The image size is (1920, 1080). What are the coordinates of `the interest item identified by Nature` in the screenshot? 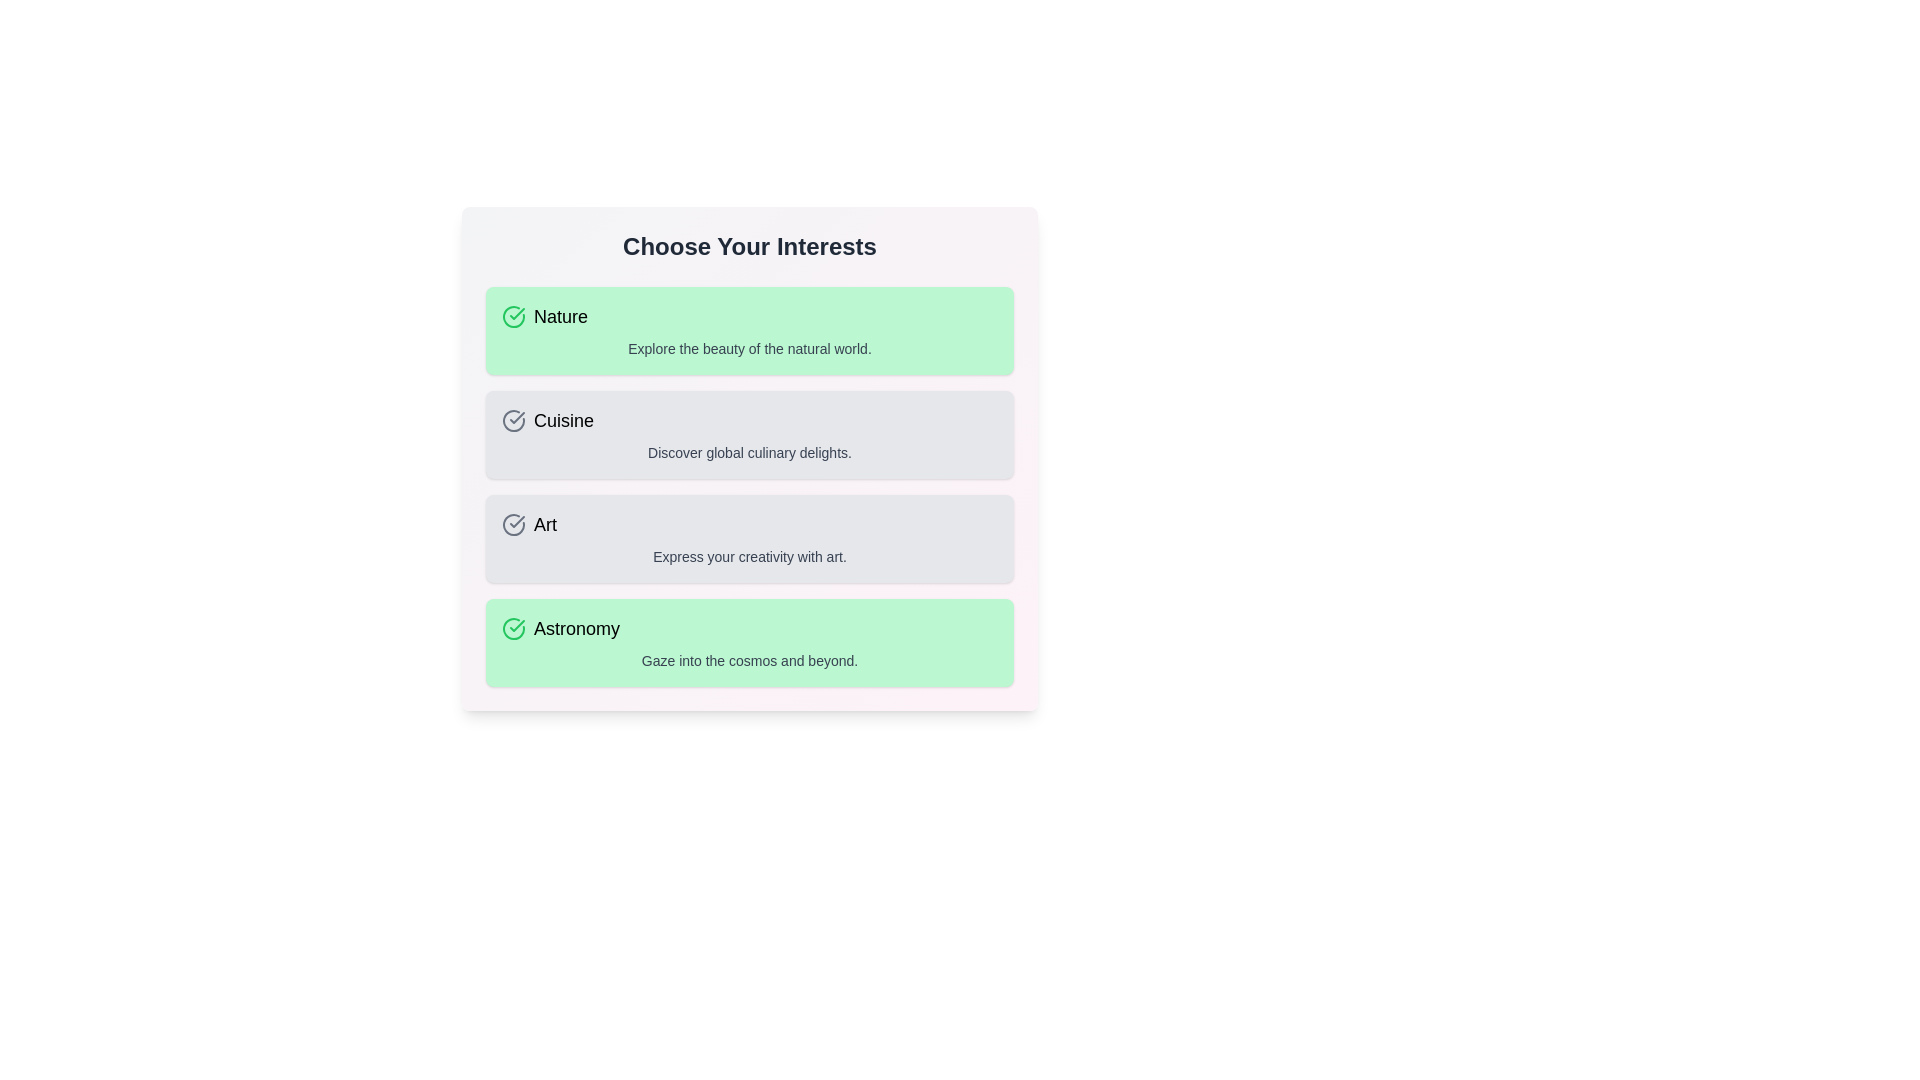 It's located at (748, 330).